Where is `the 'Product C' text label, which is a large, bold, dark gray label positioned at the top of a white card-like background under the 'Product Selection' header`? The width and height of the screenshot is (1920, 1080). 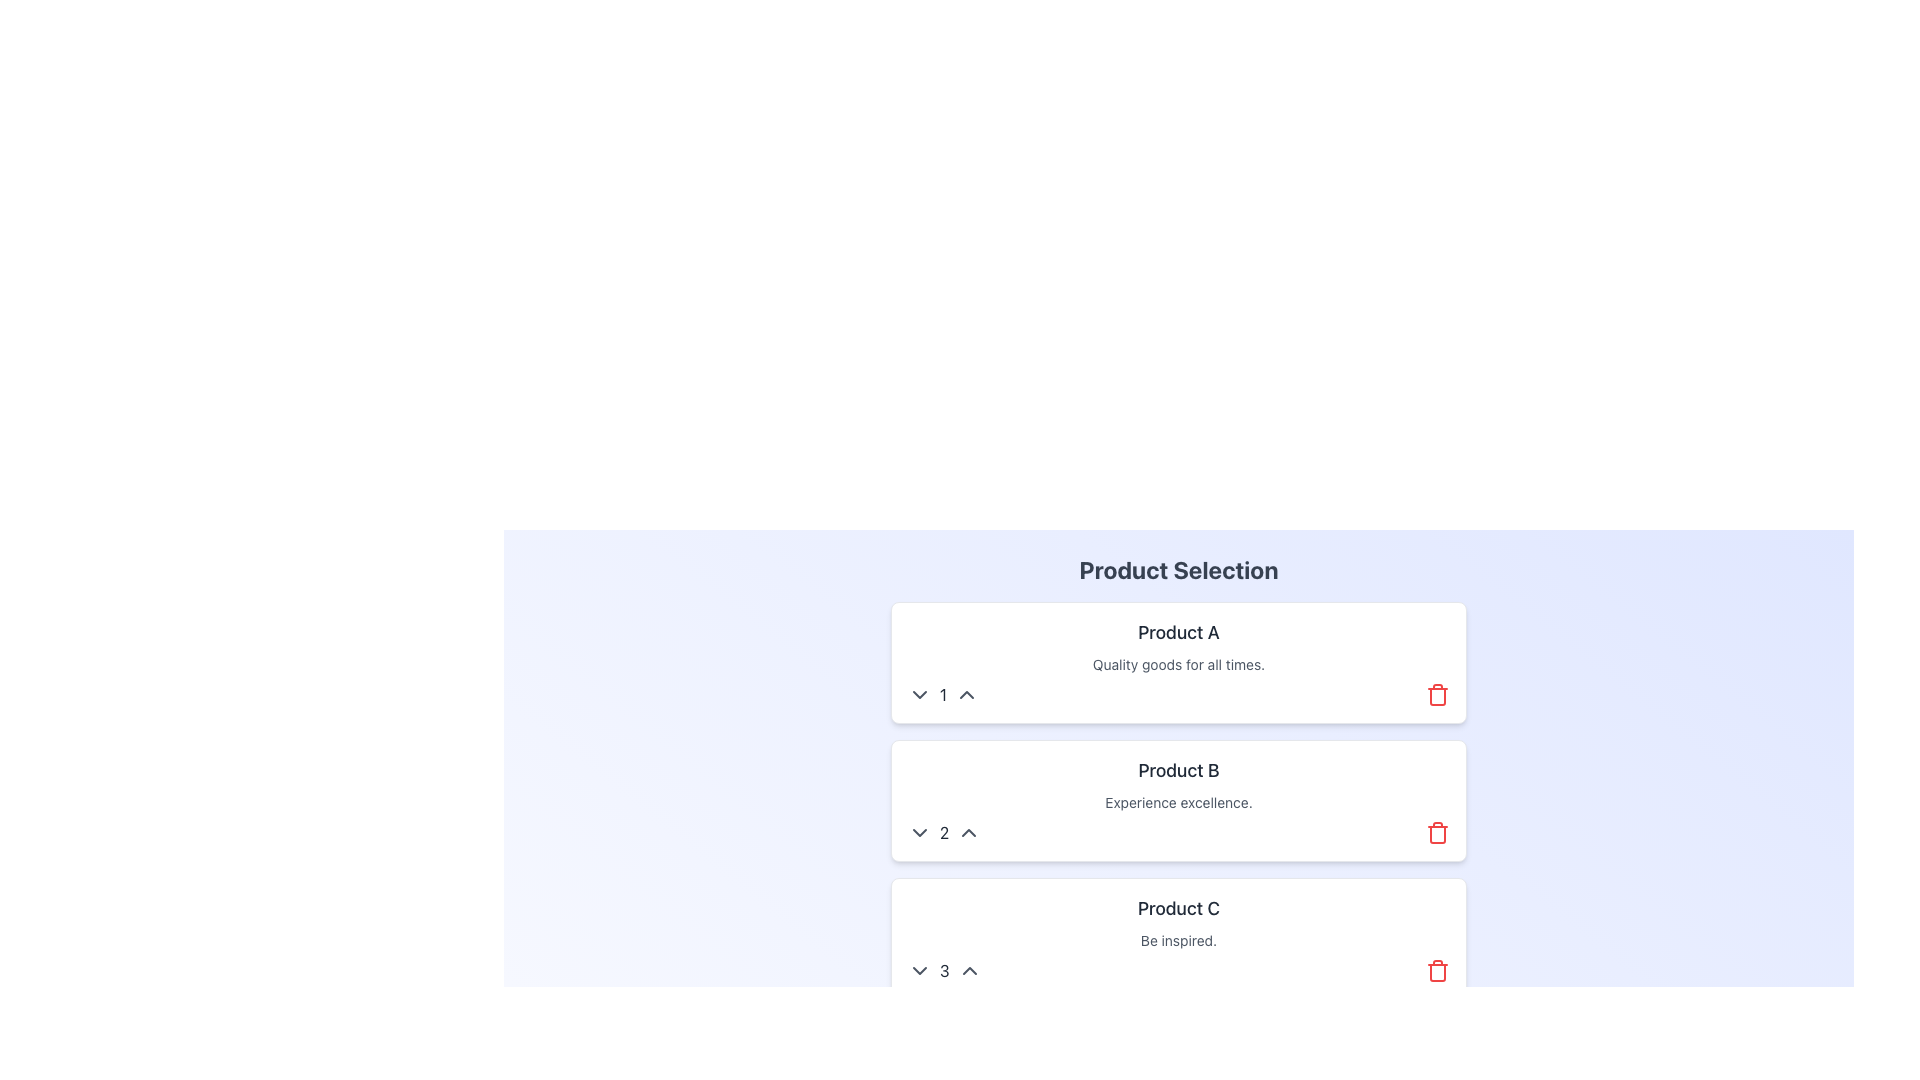 the 'Product C' text label, which is a large, bold, dark gray label positioned at the top of a white card-like background under the 'Product Selection' header is located at coordinates (1179, 909).